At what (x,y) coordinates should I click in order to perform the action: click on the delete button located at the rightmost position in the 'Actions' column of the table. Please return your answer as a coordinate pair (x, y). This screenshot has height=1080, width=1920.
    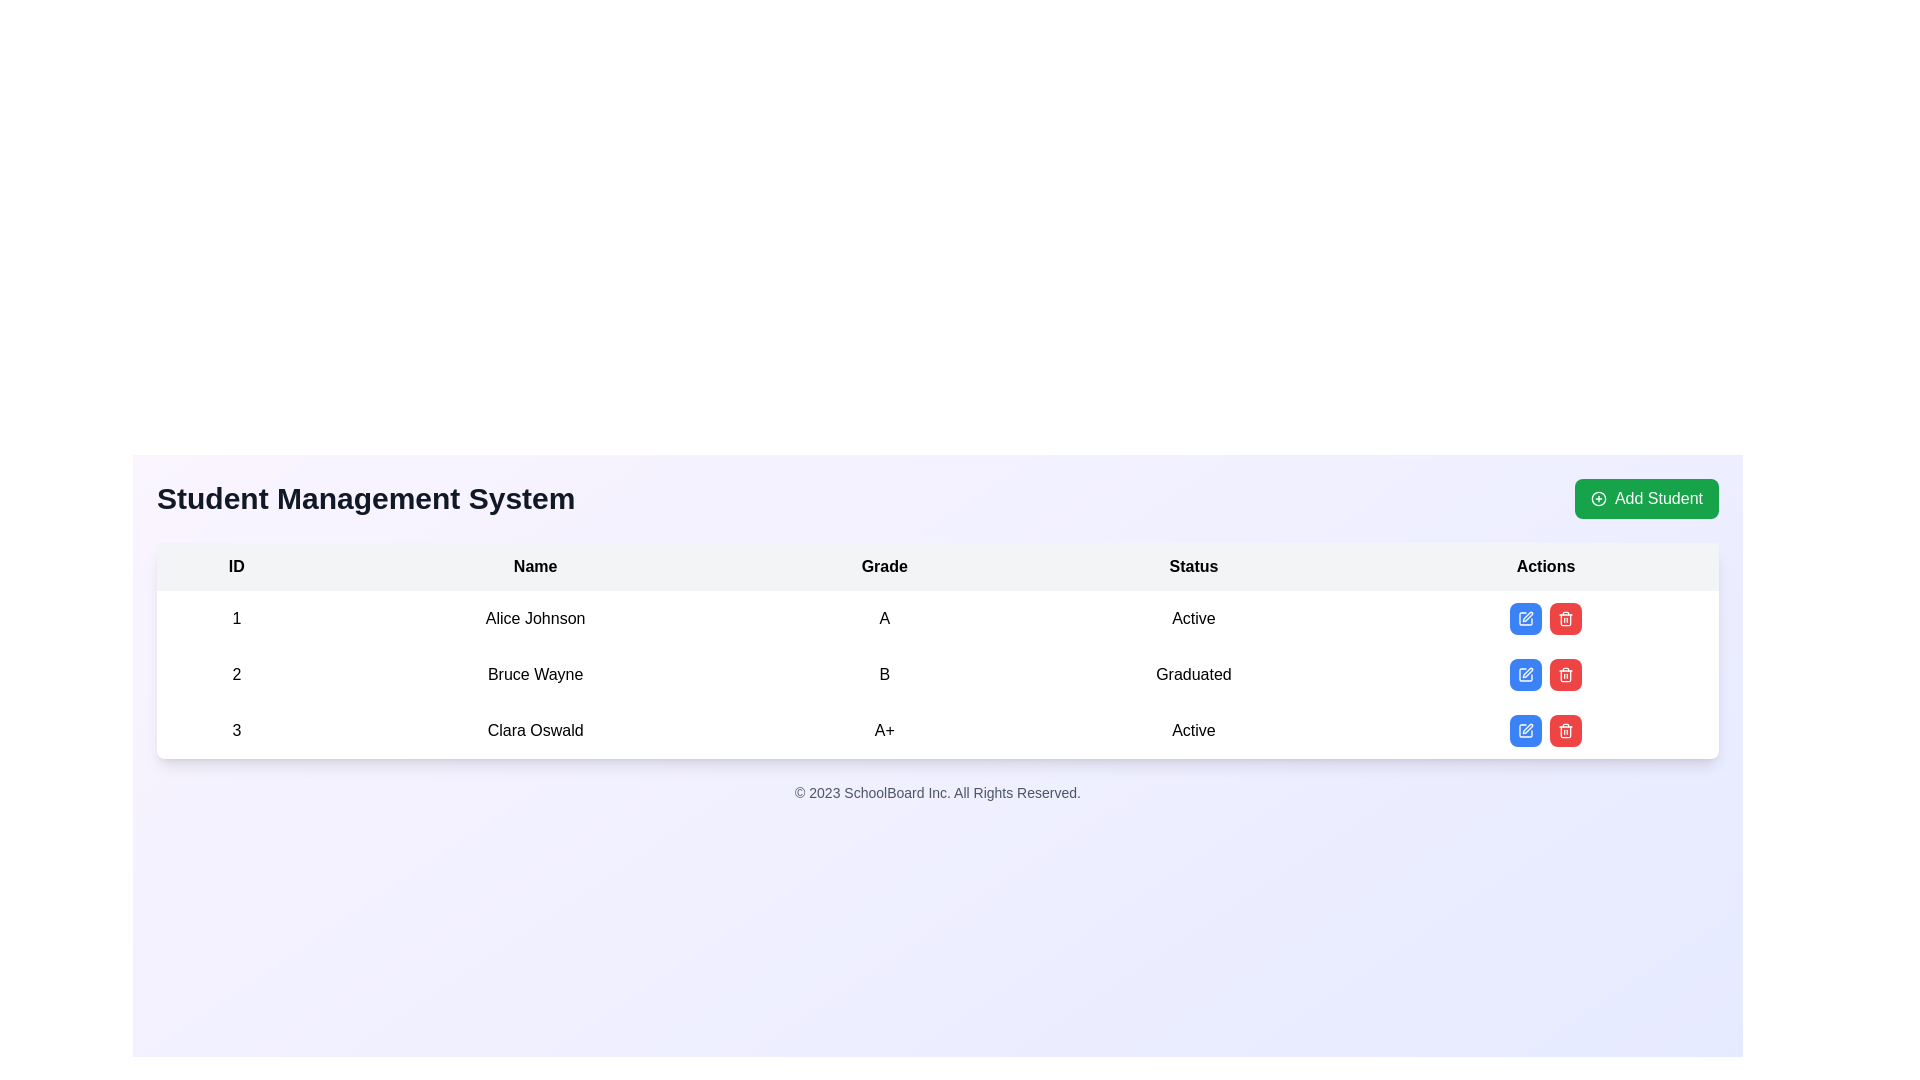
    Looking at the image, I should click on (1564, 617).